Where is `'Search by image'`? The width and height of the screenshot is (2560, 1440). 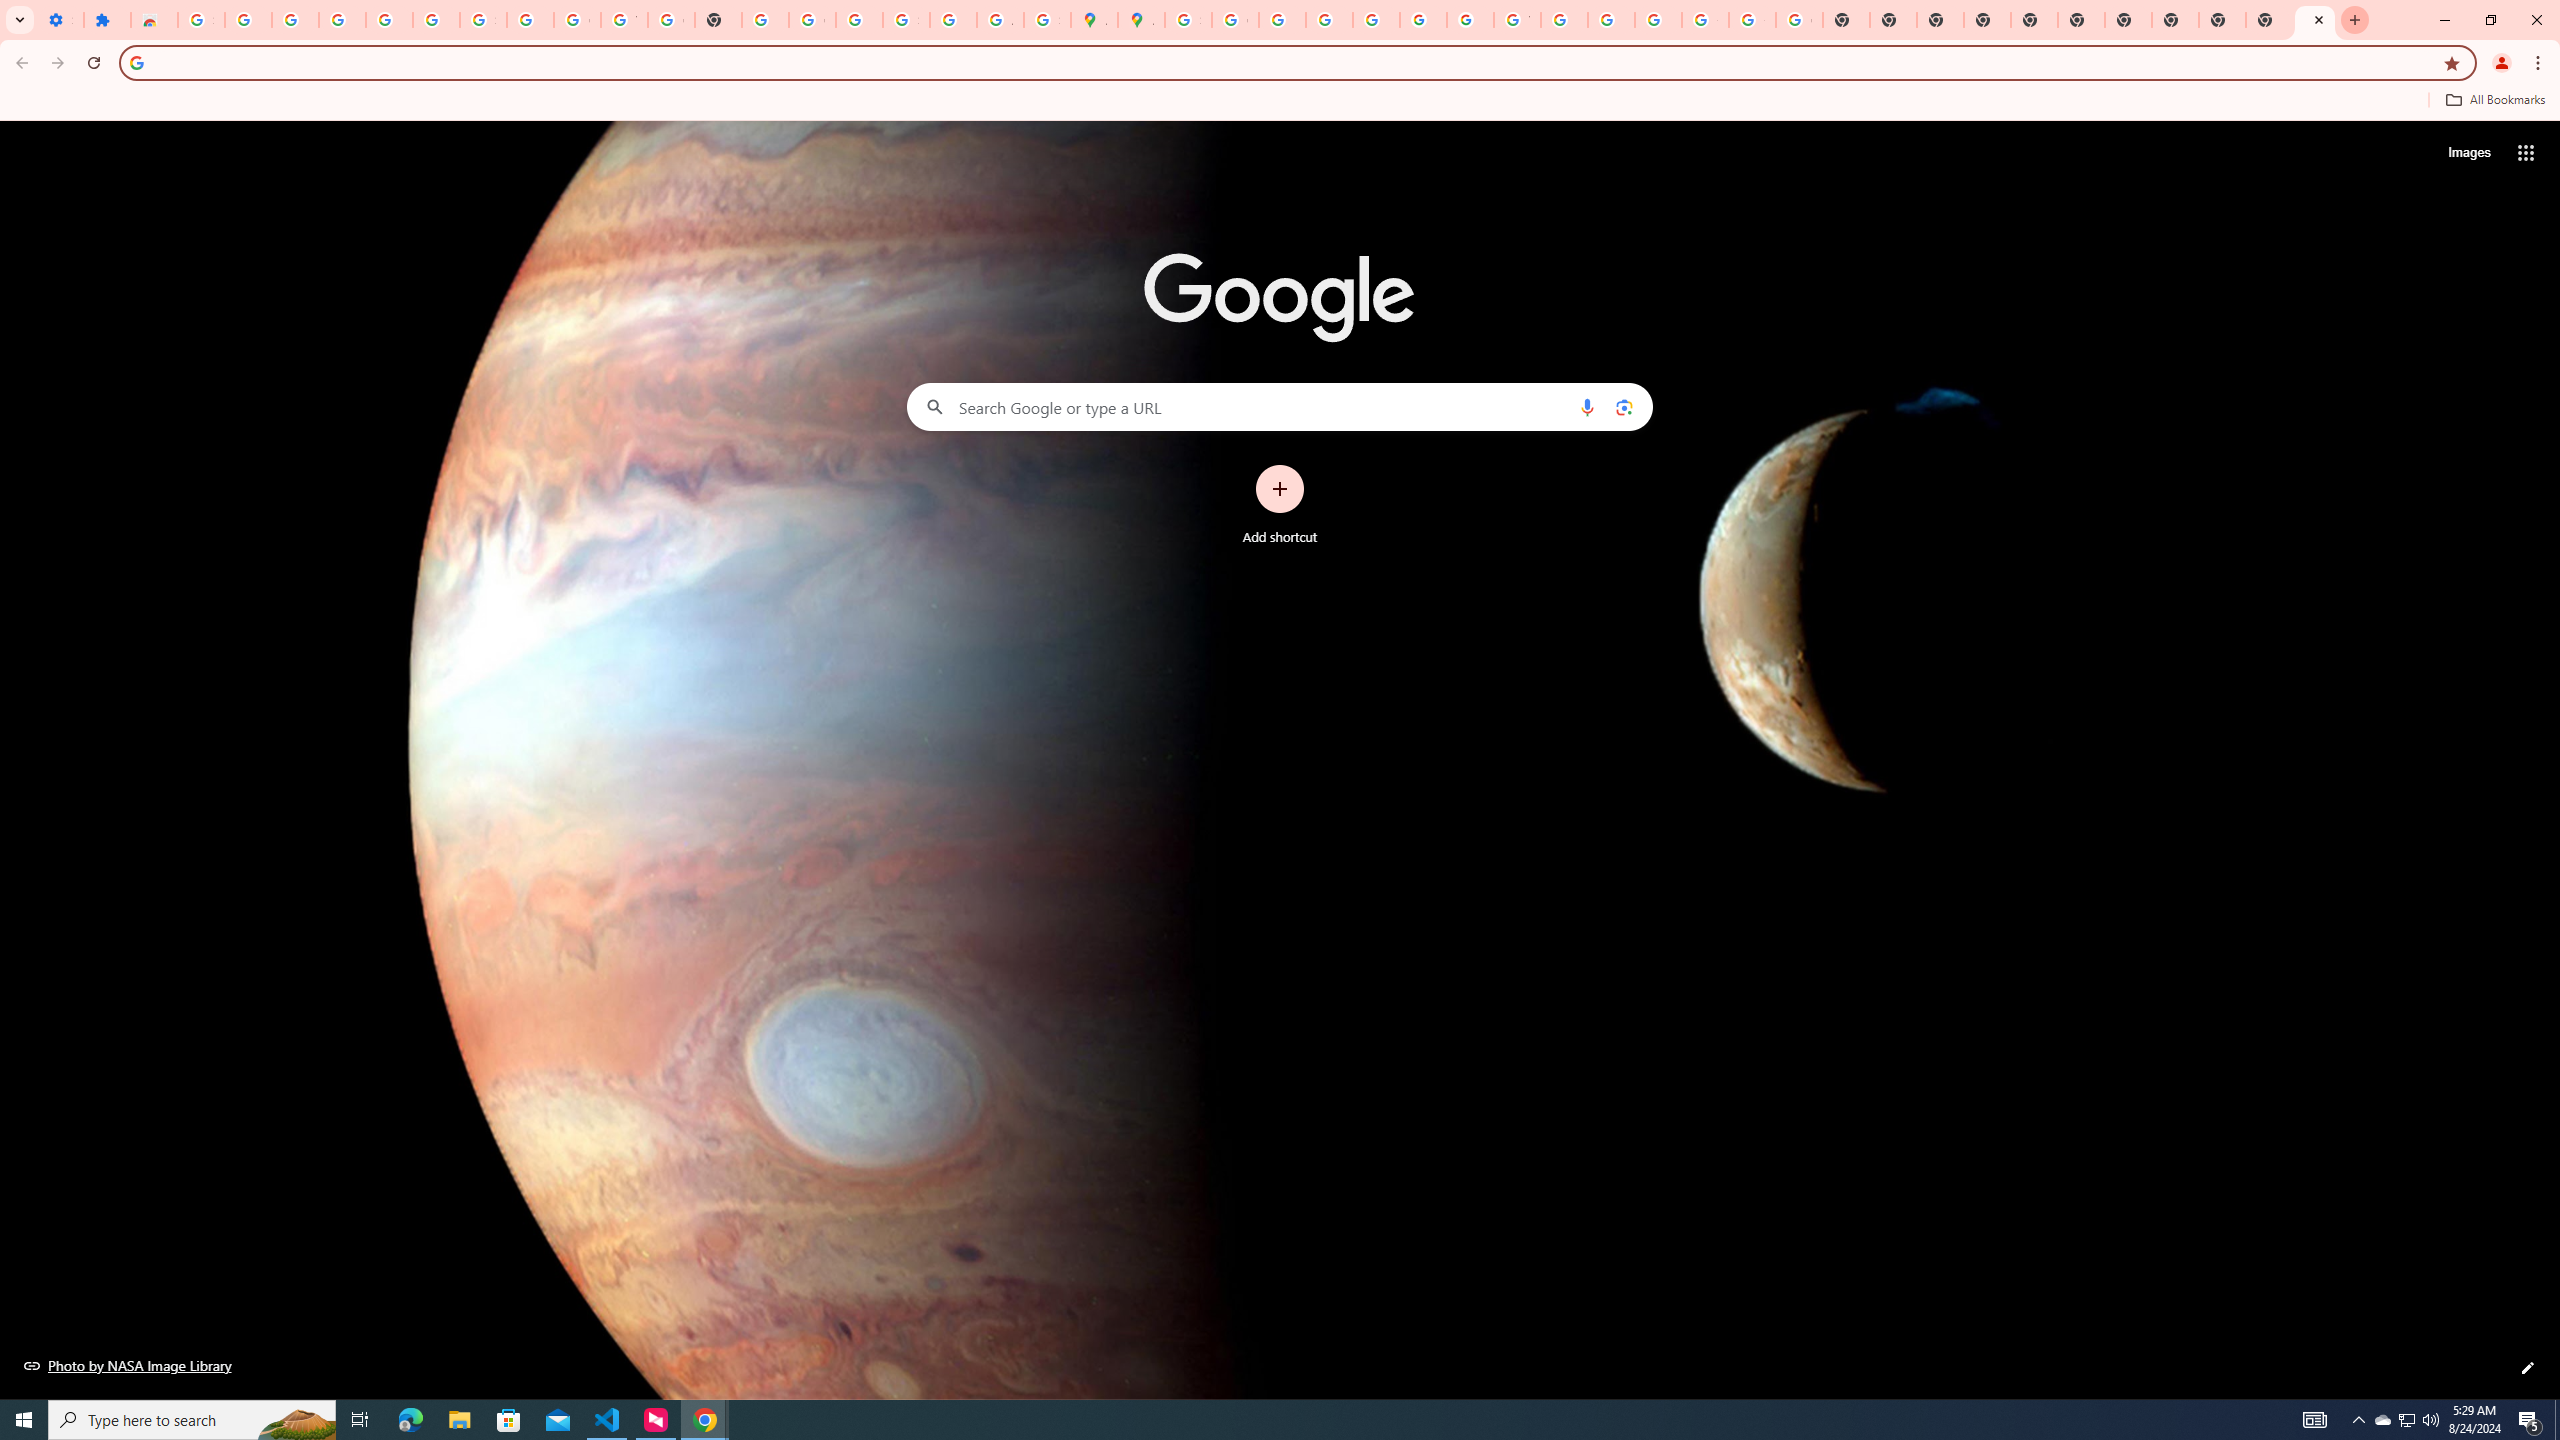 'Search by image' is located at coordinates (1622, 405).